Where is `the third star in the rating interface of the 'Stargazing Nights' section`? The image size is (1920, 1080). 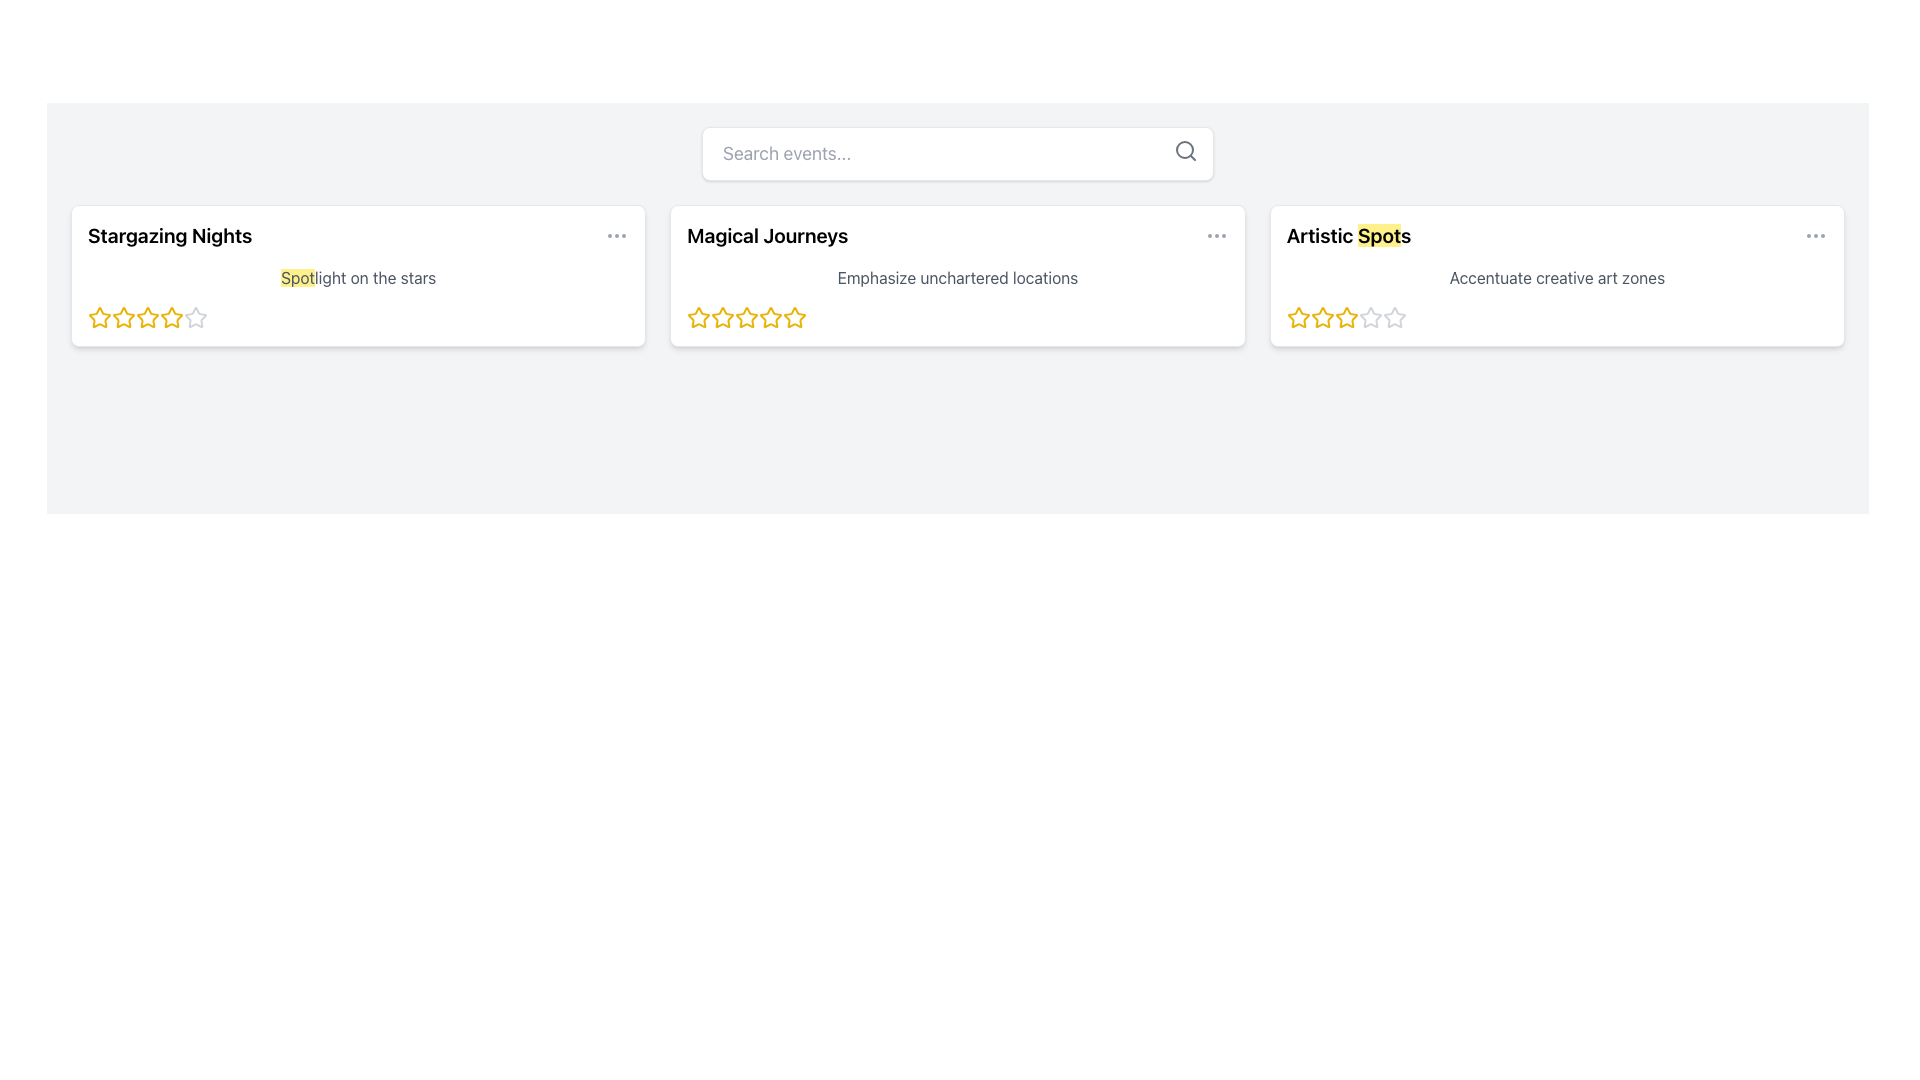 the third star in the rating interface of the 'Stargazing Nights' section is located at coordinates (147, 316).